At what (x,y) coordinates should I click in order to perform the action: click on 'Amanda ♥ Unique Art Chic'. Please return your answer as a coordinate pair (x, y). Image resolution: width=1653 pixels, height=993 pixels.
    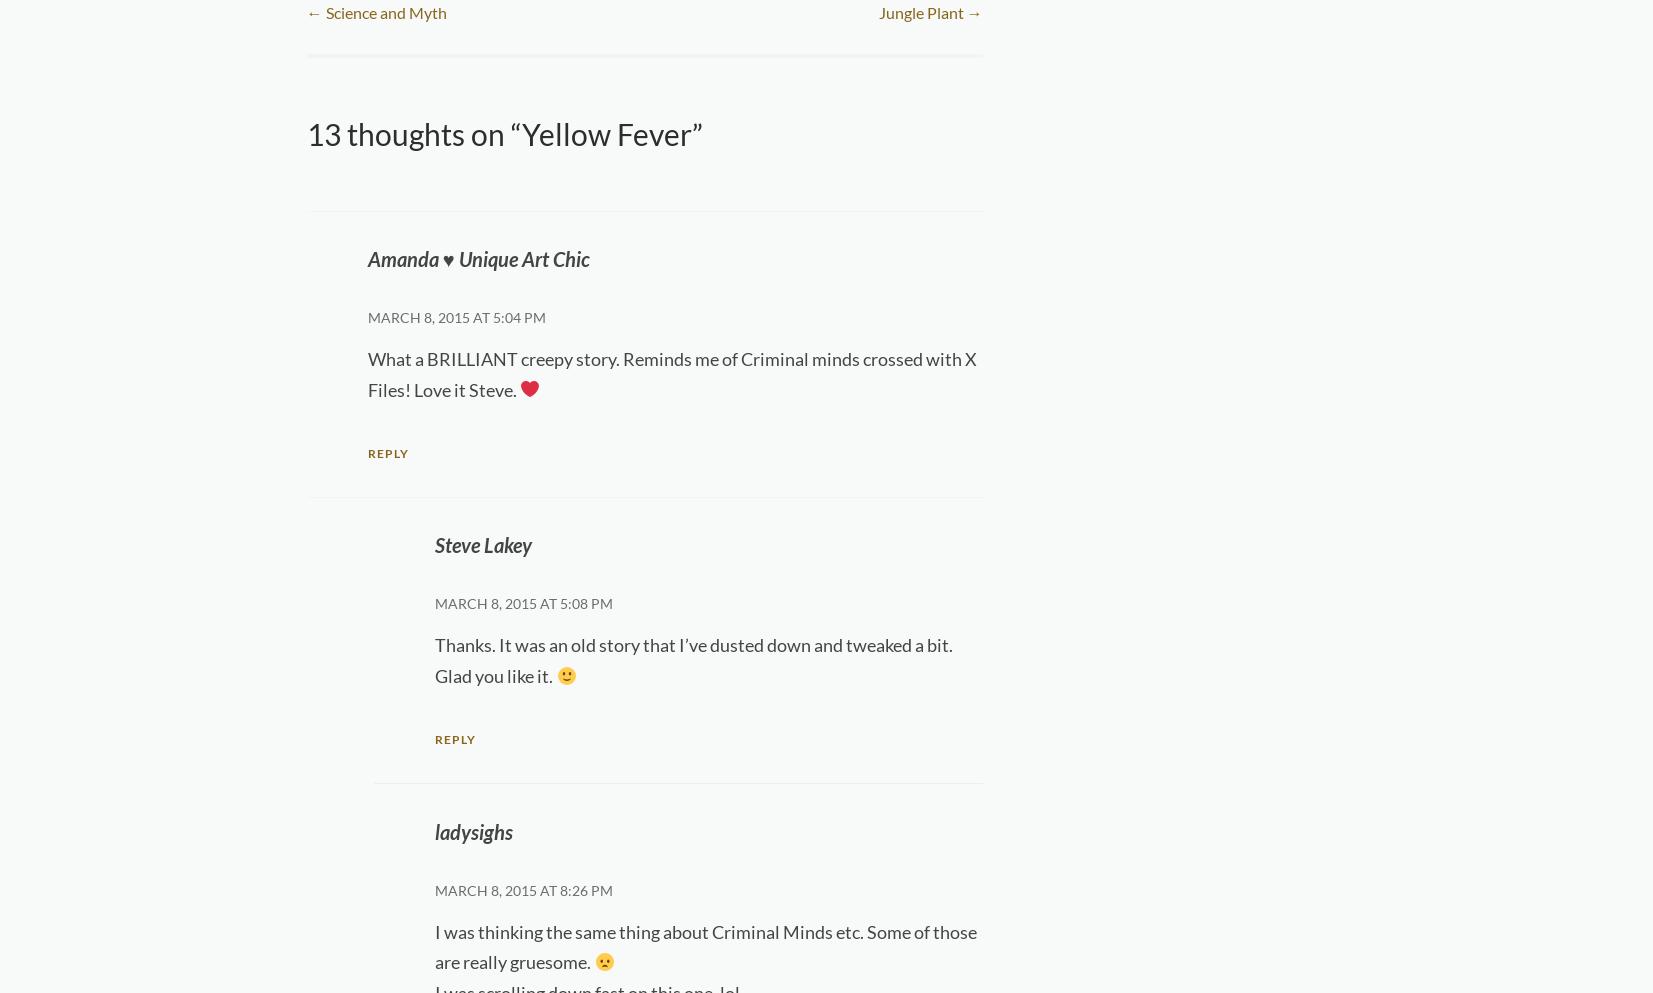
    Looking at the image, I should click on (477, 257).